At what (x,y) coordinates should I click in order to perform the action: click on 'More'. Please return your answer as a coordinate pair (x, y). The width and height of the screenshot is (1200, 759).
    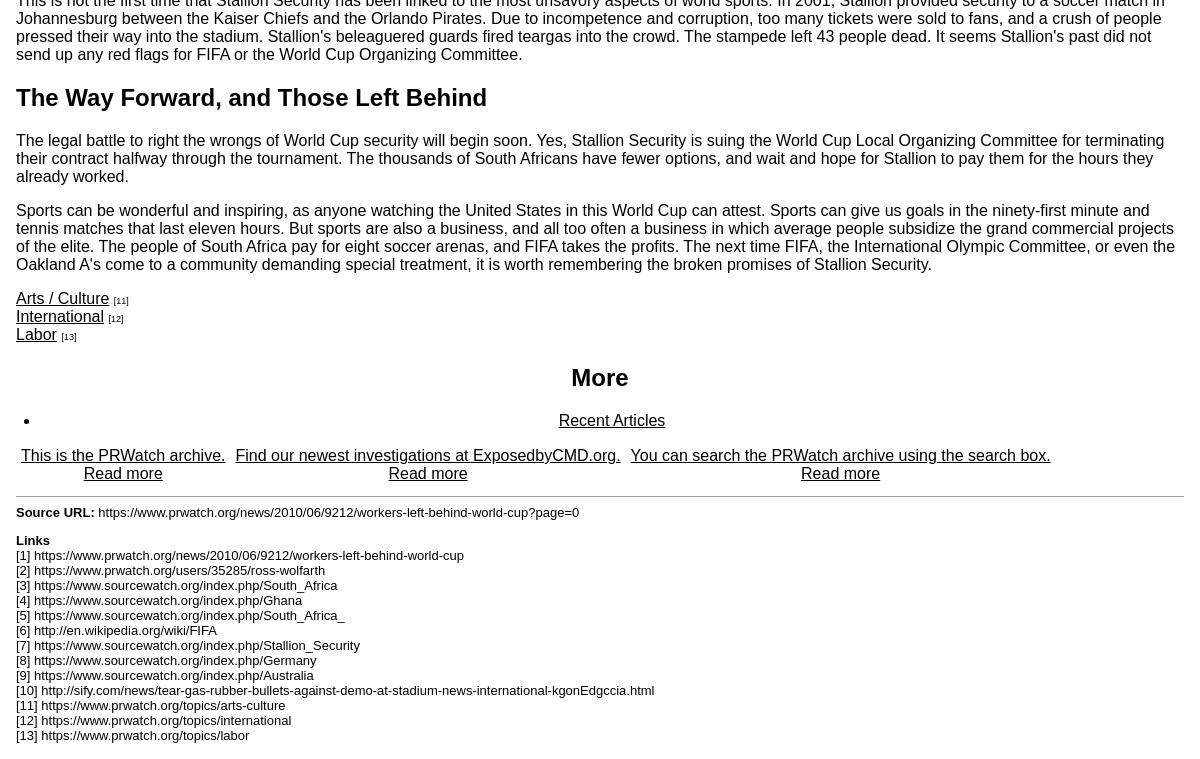
    Looking at the image, I should click on (569, 376).